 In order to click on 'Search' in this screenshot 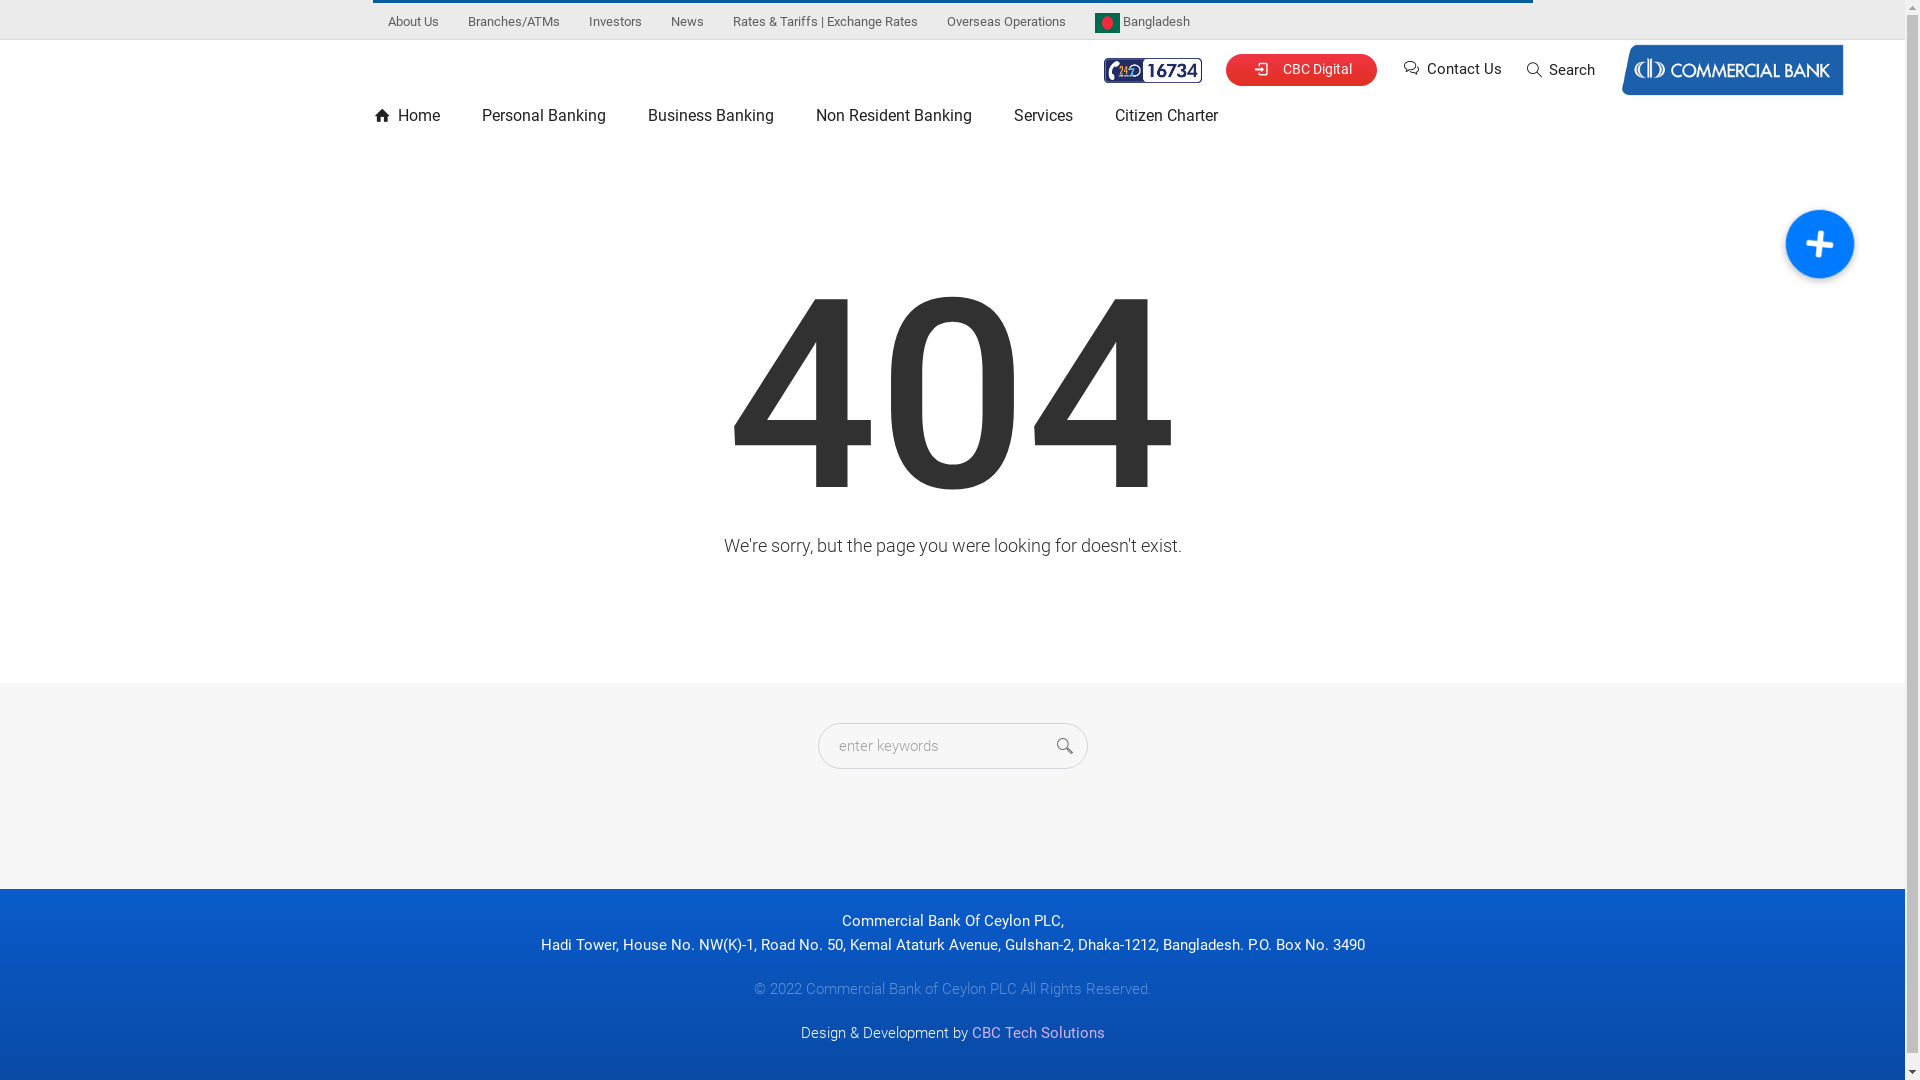, I will do `click(1559, 68)`.